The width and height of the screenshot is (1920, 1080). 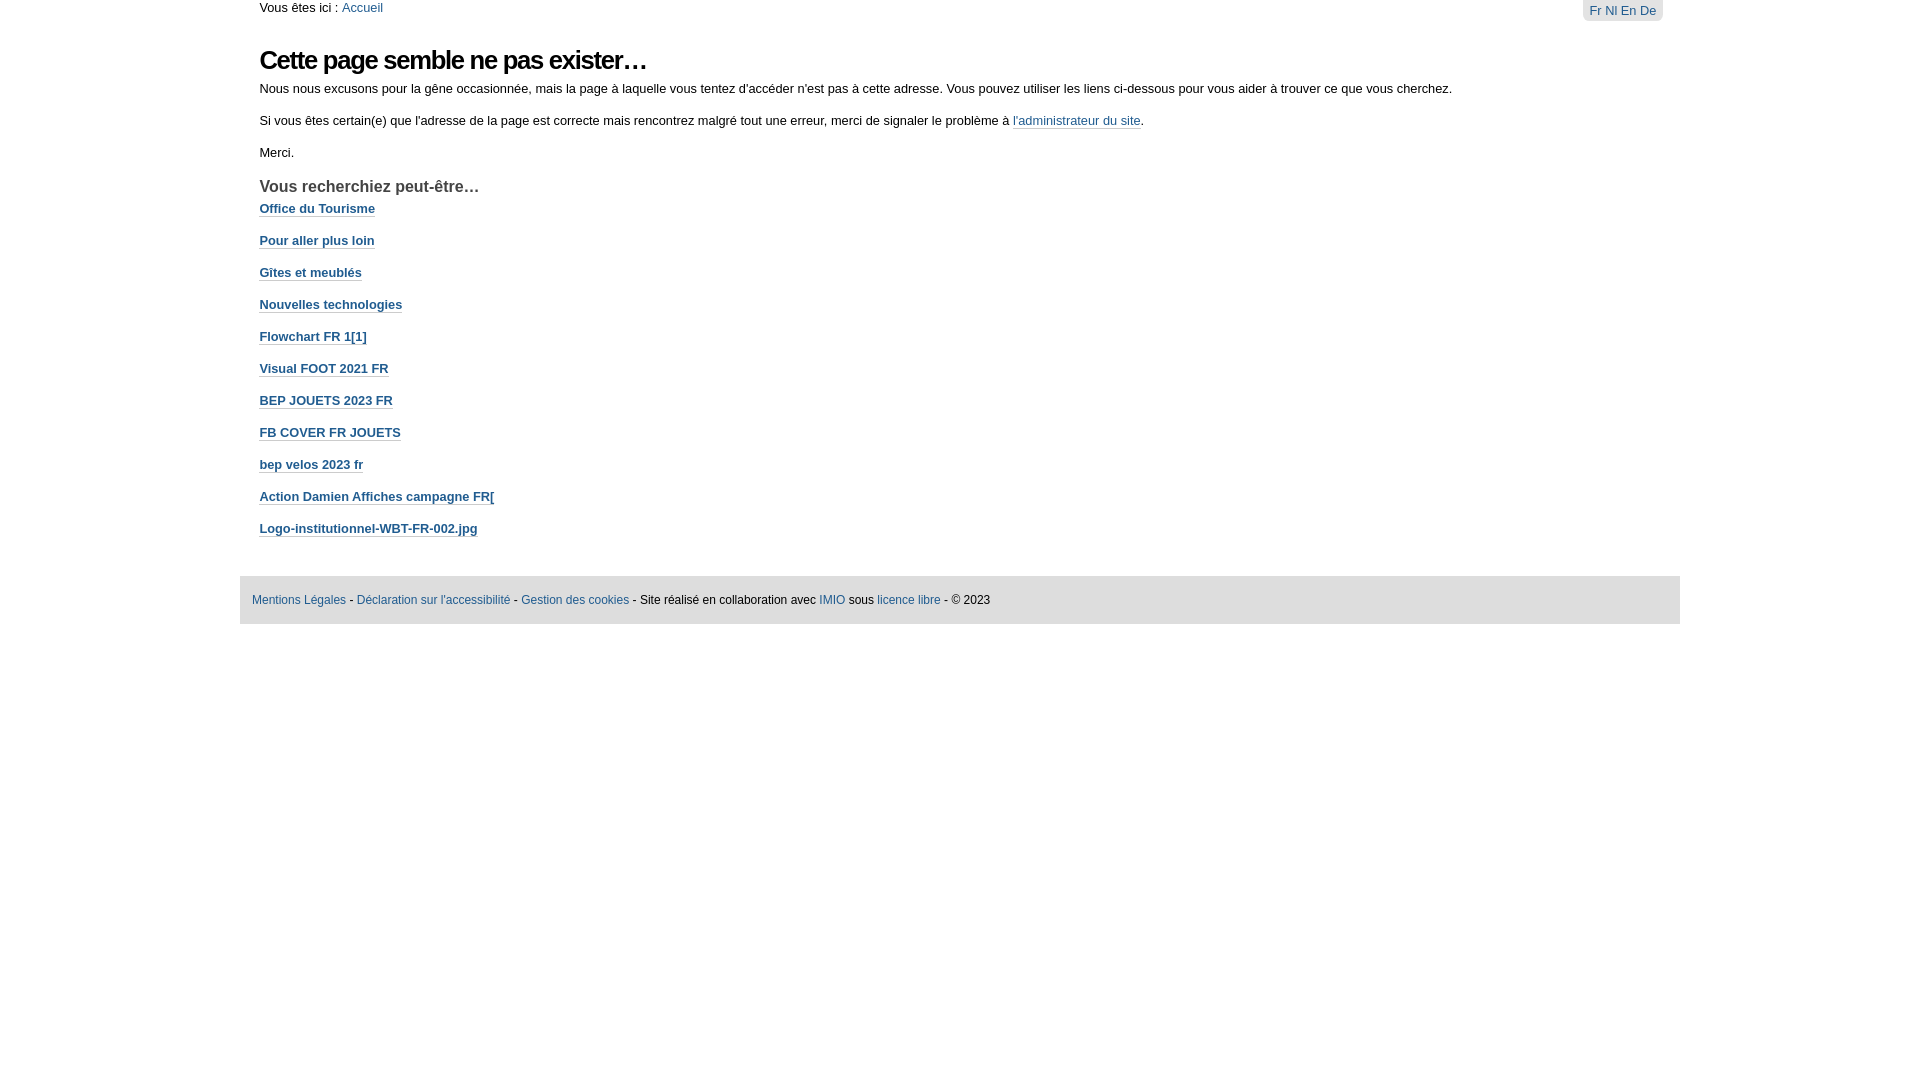 I want to click on 'Visual FOOT 2021 FR', so click(x=323, y=369).